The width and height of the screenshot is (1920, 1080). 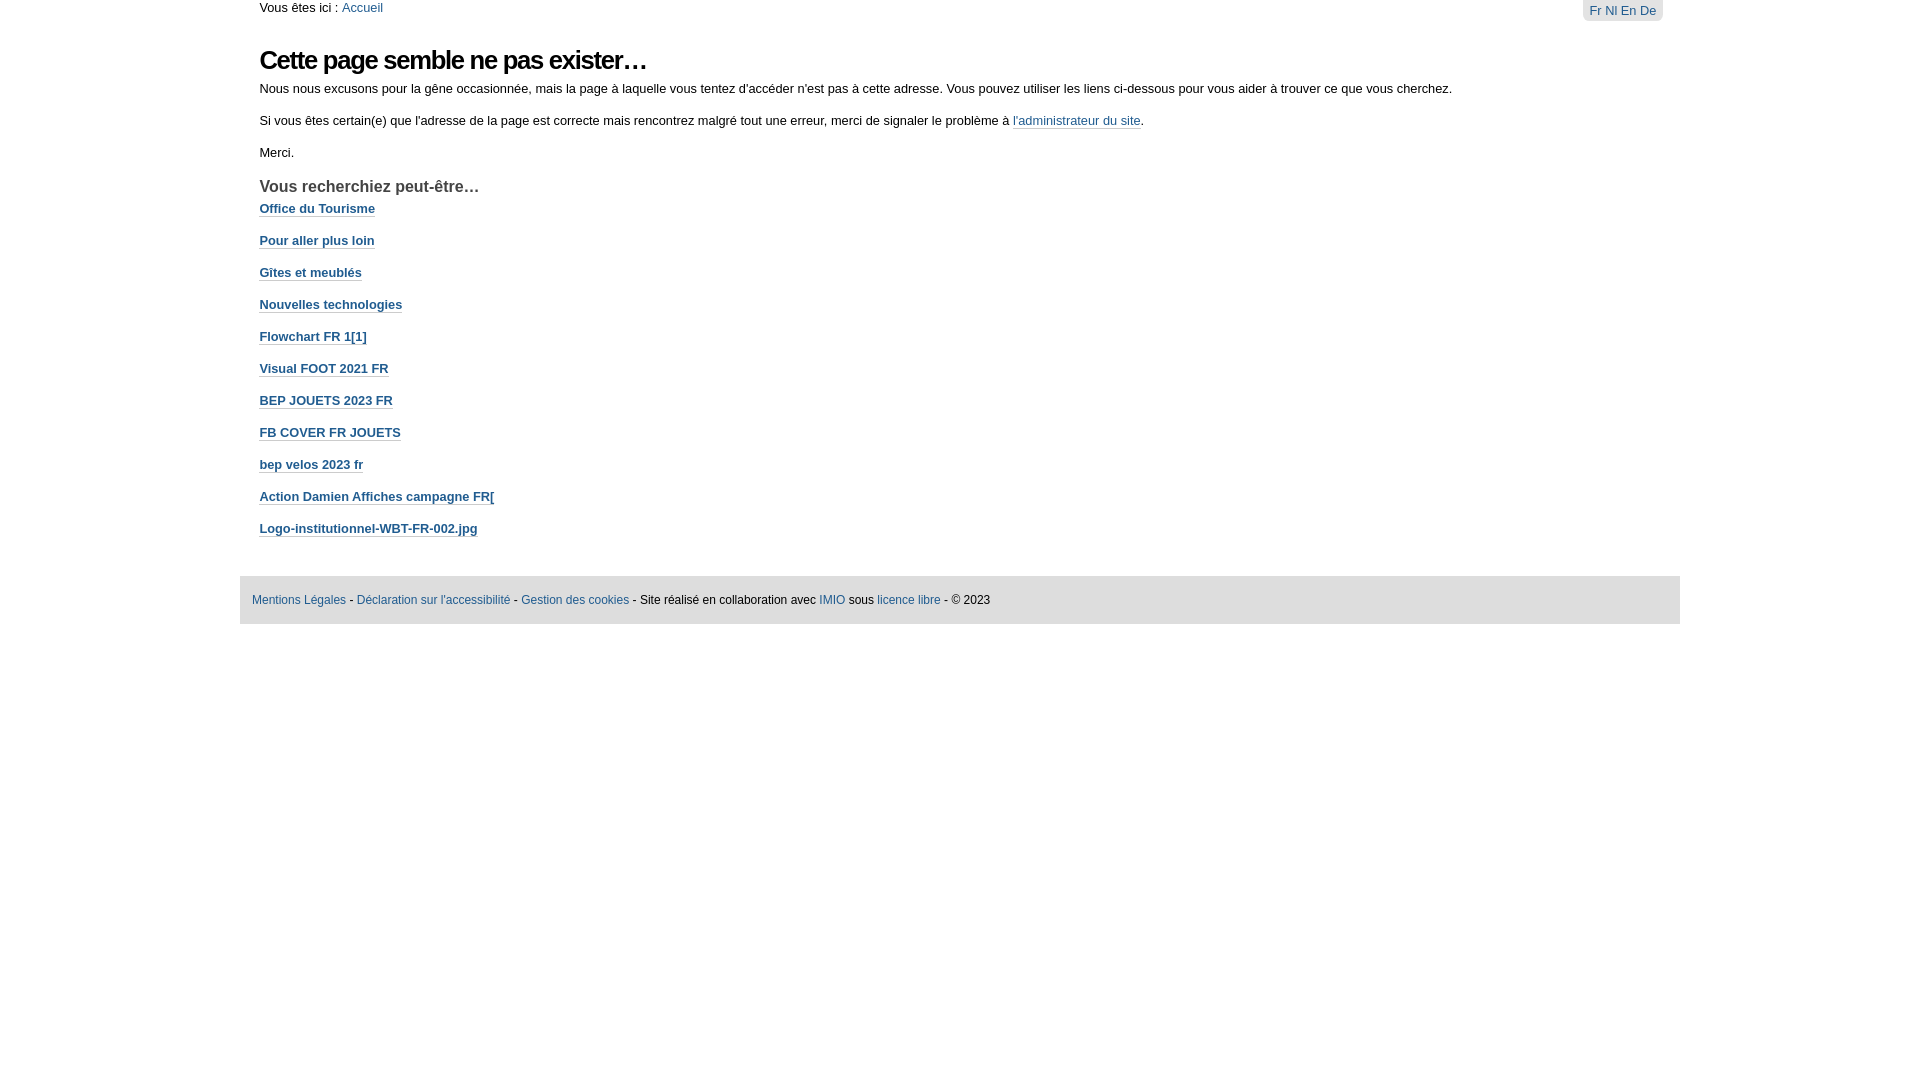 I want to click on 'Visual FOOT 2021 FR', so click(x=323, y=369).